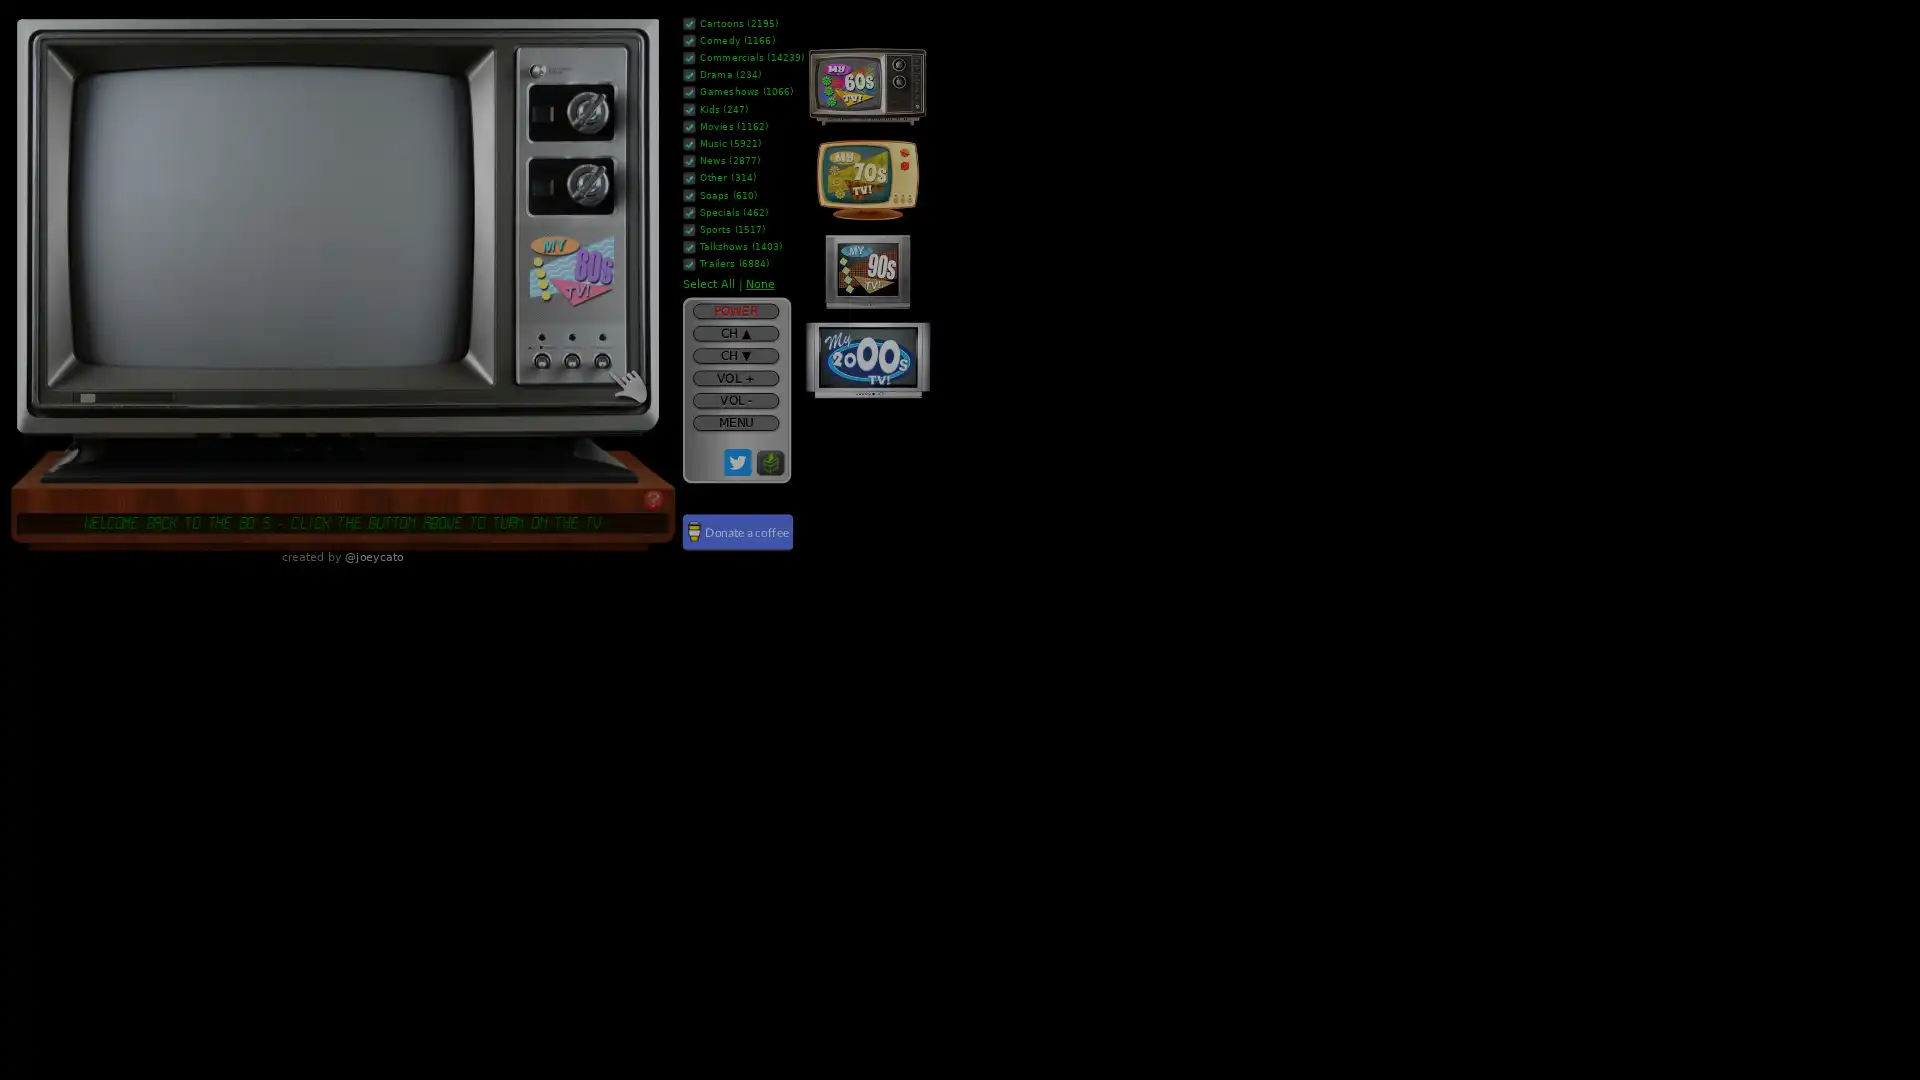 The height and width of the screenshot is (1080, 1920). I want to click on CH, so click(734, 354).